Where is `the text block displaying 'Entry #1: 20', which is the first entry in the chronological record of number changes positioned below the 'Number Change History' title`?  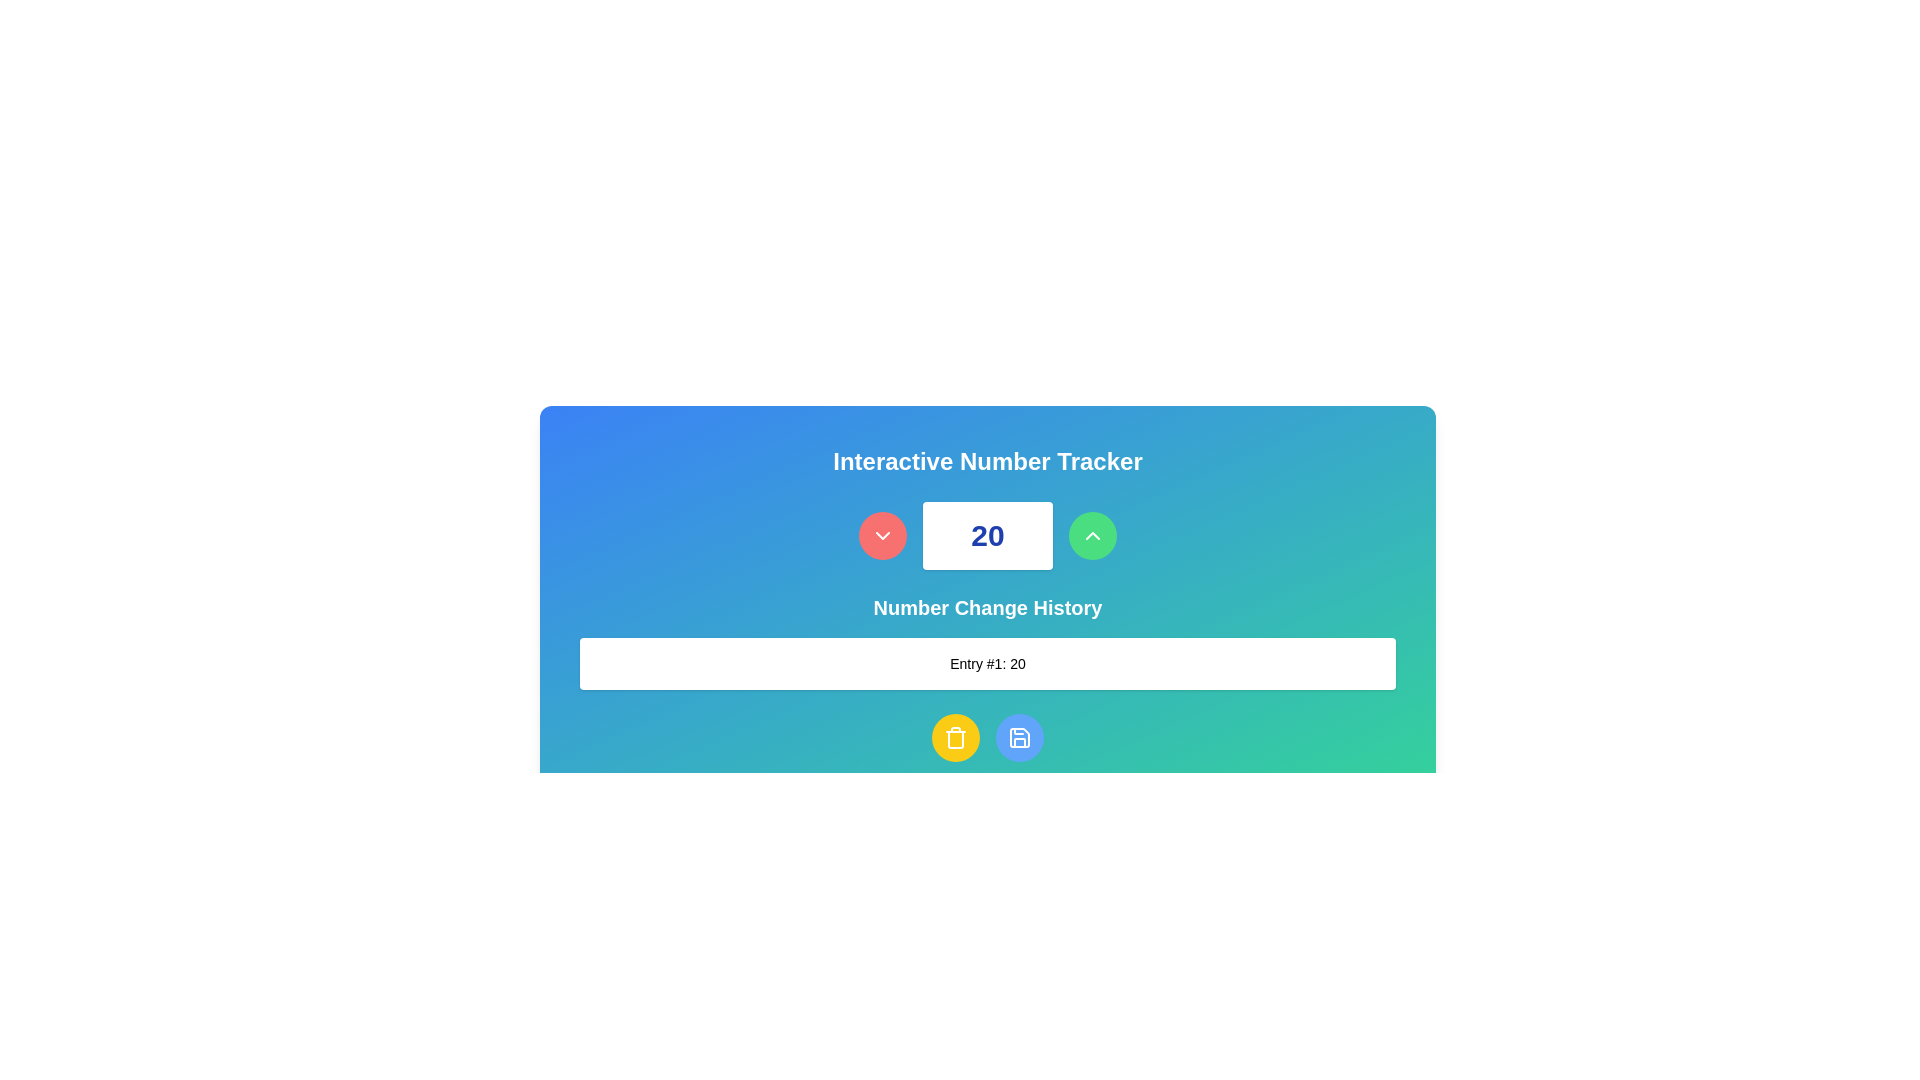 the text block displaying 'Entry #1: 20', which is the first entry in the chronological record of number changes positioned below the 'Number Change History' title is located at coordinates (988, 641).